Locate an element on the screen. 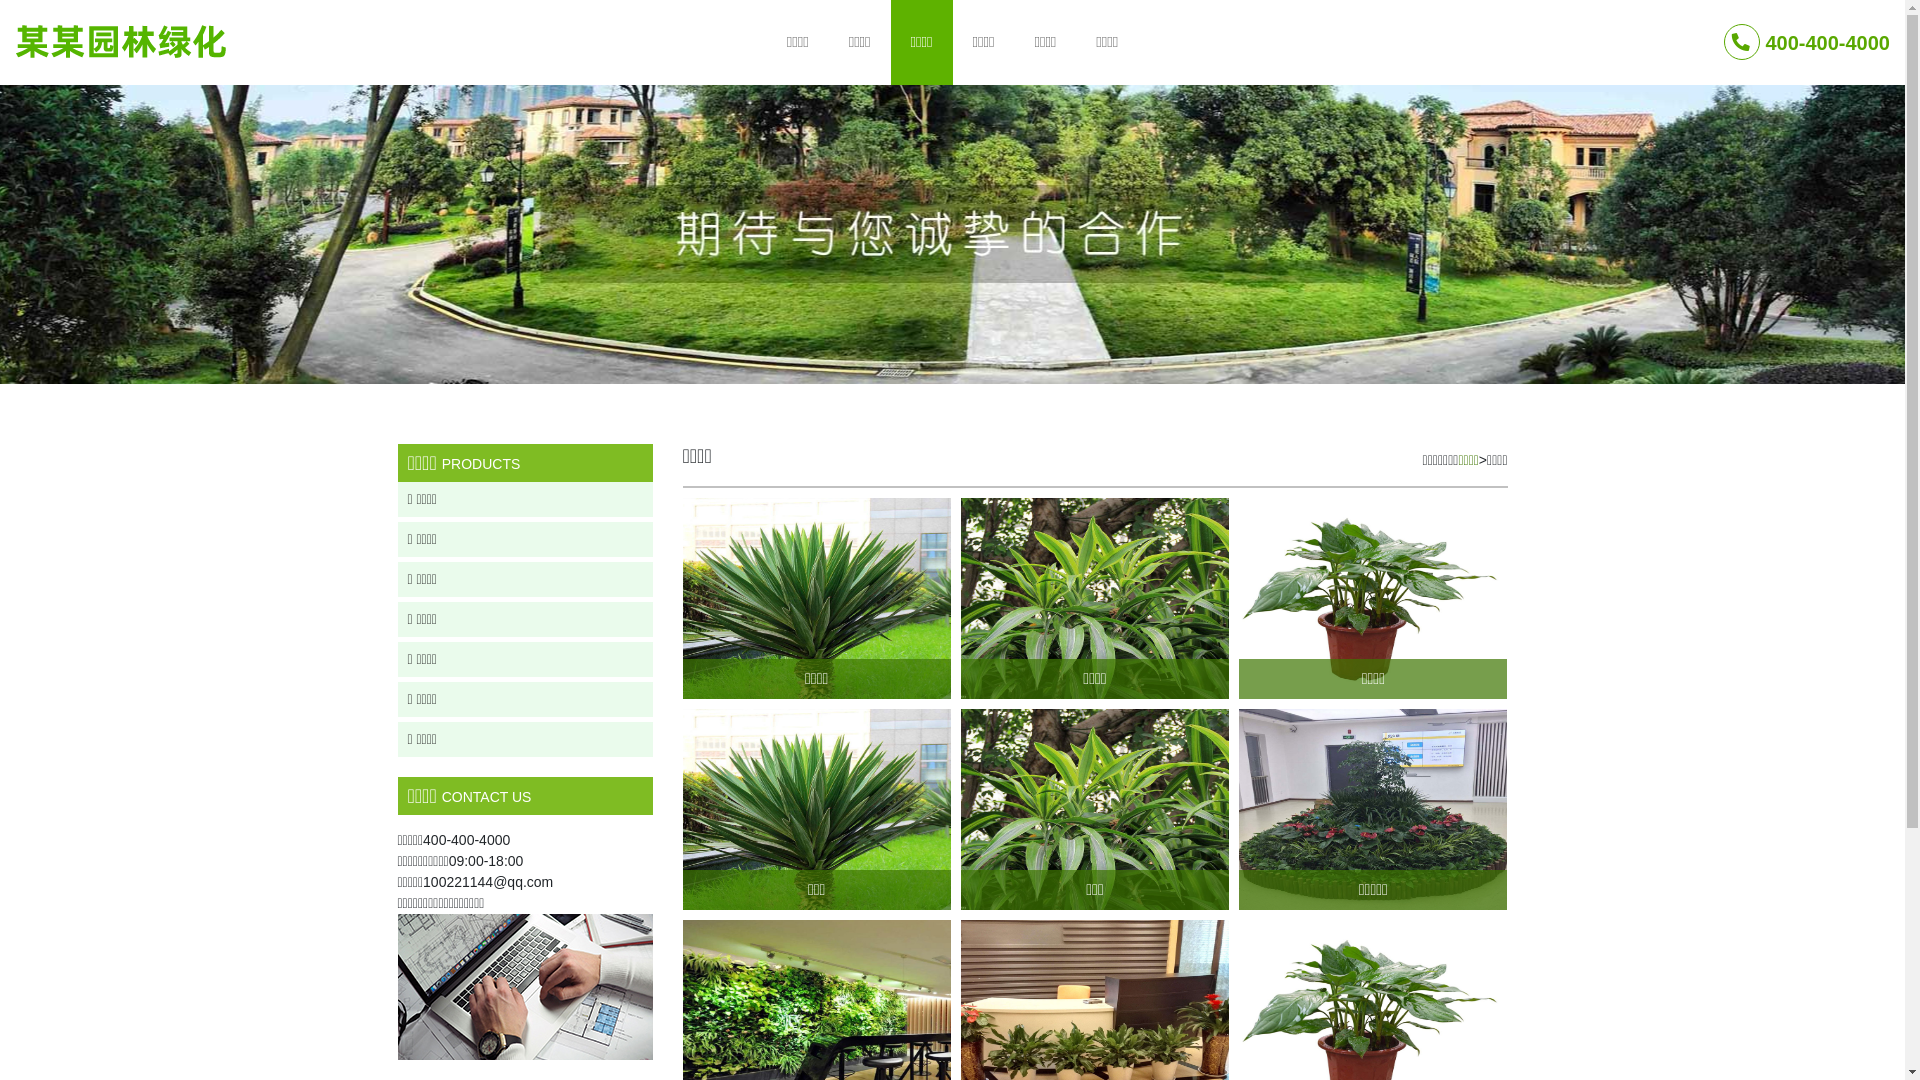  '400-400-4000' is located at coordinates (1806, 42).